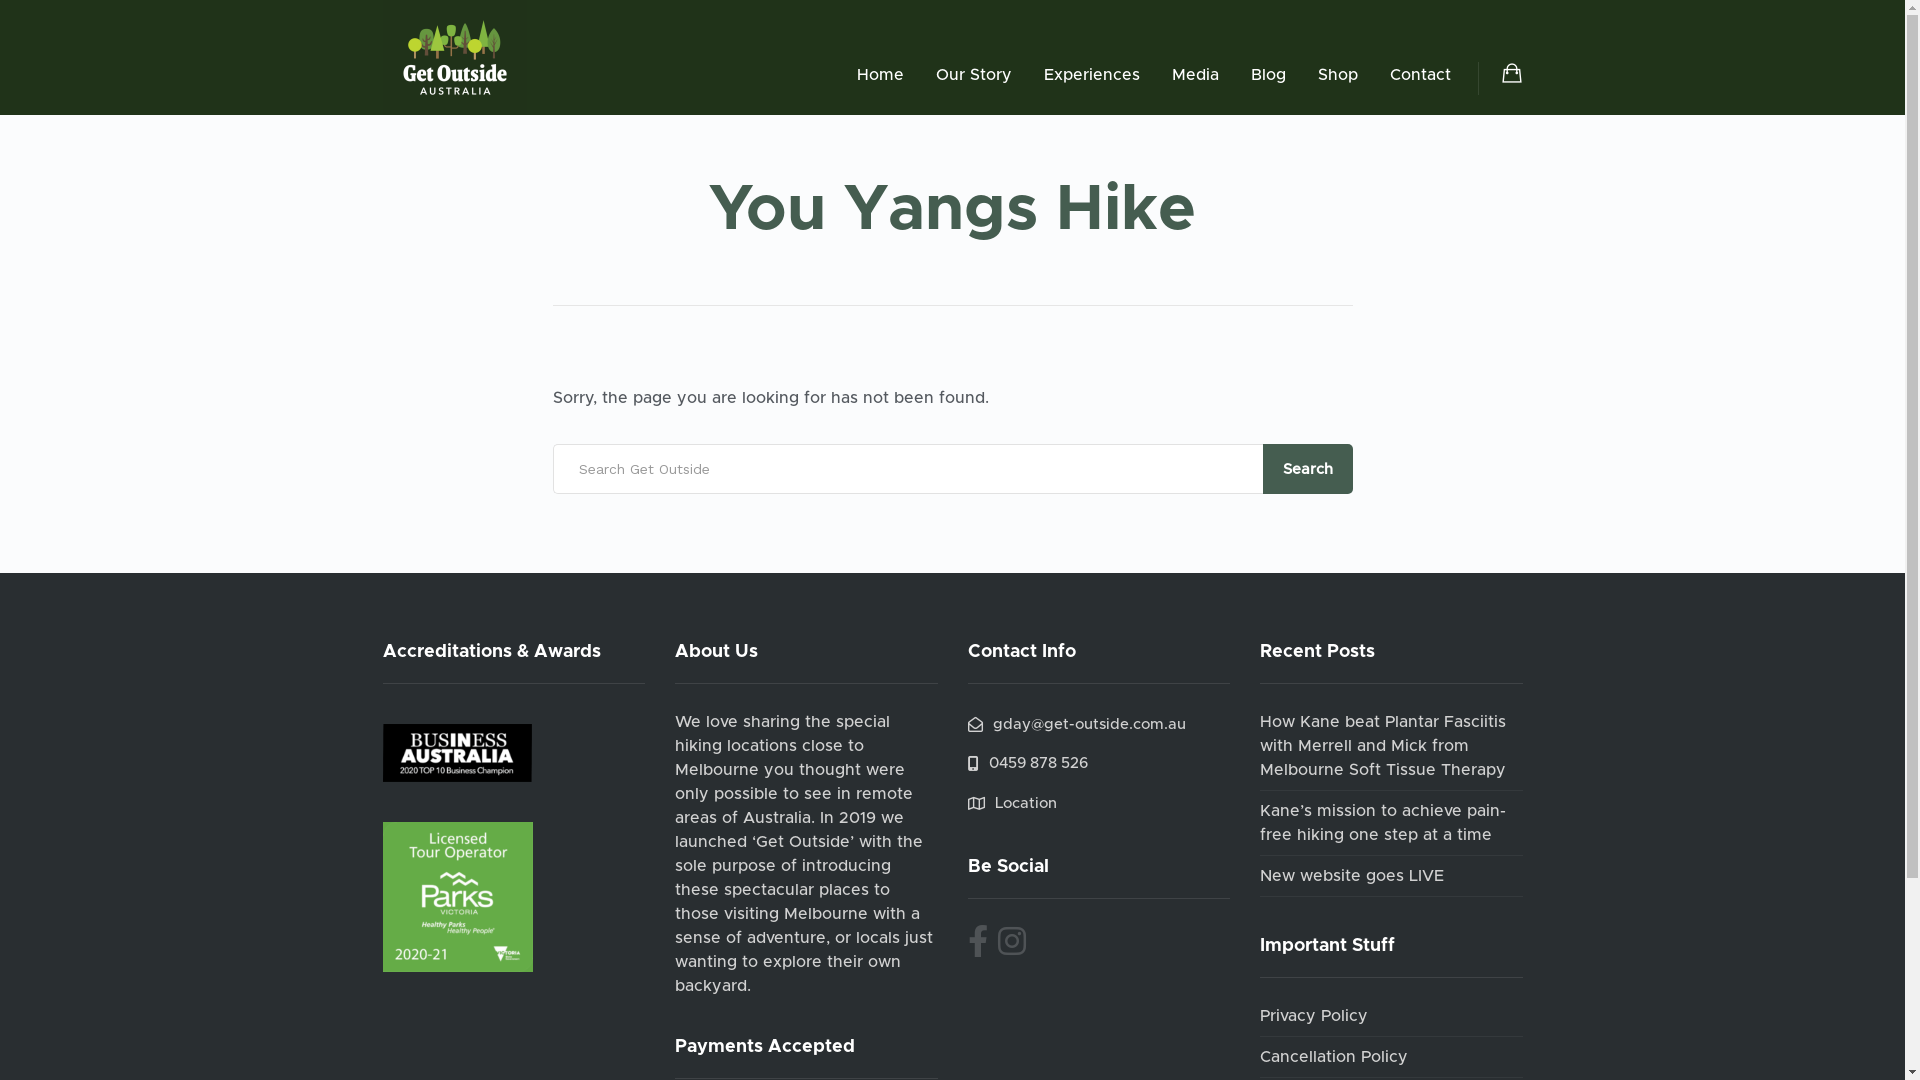  I want to click on 'Media', so click(1195, 73).